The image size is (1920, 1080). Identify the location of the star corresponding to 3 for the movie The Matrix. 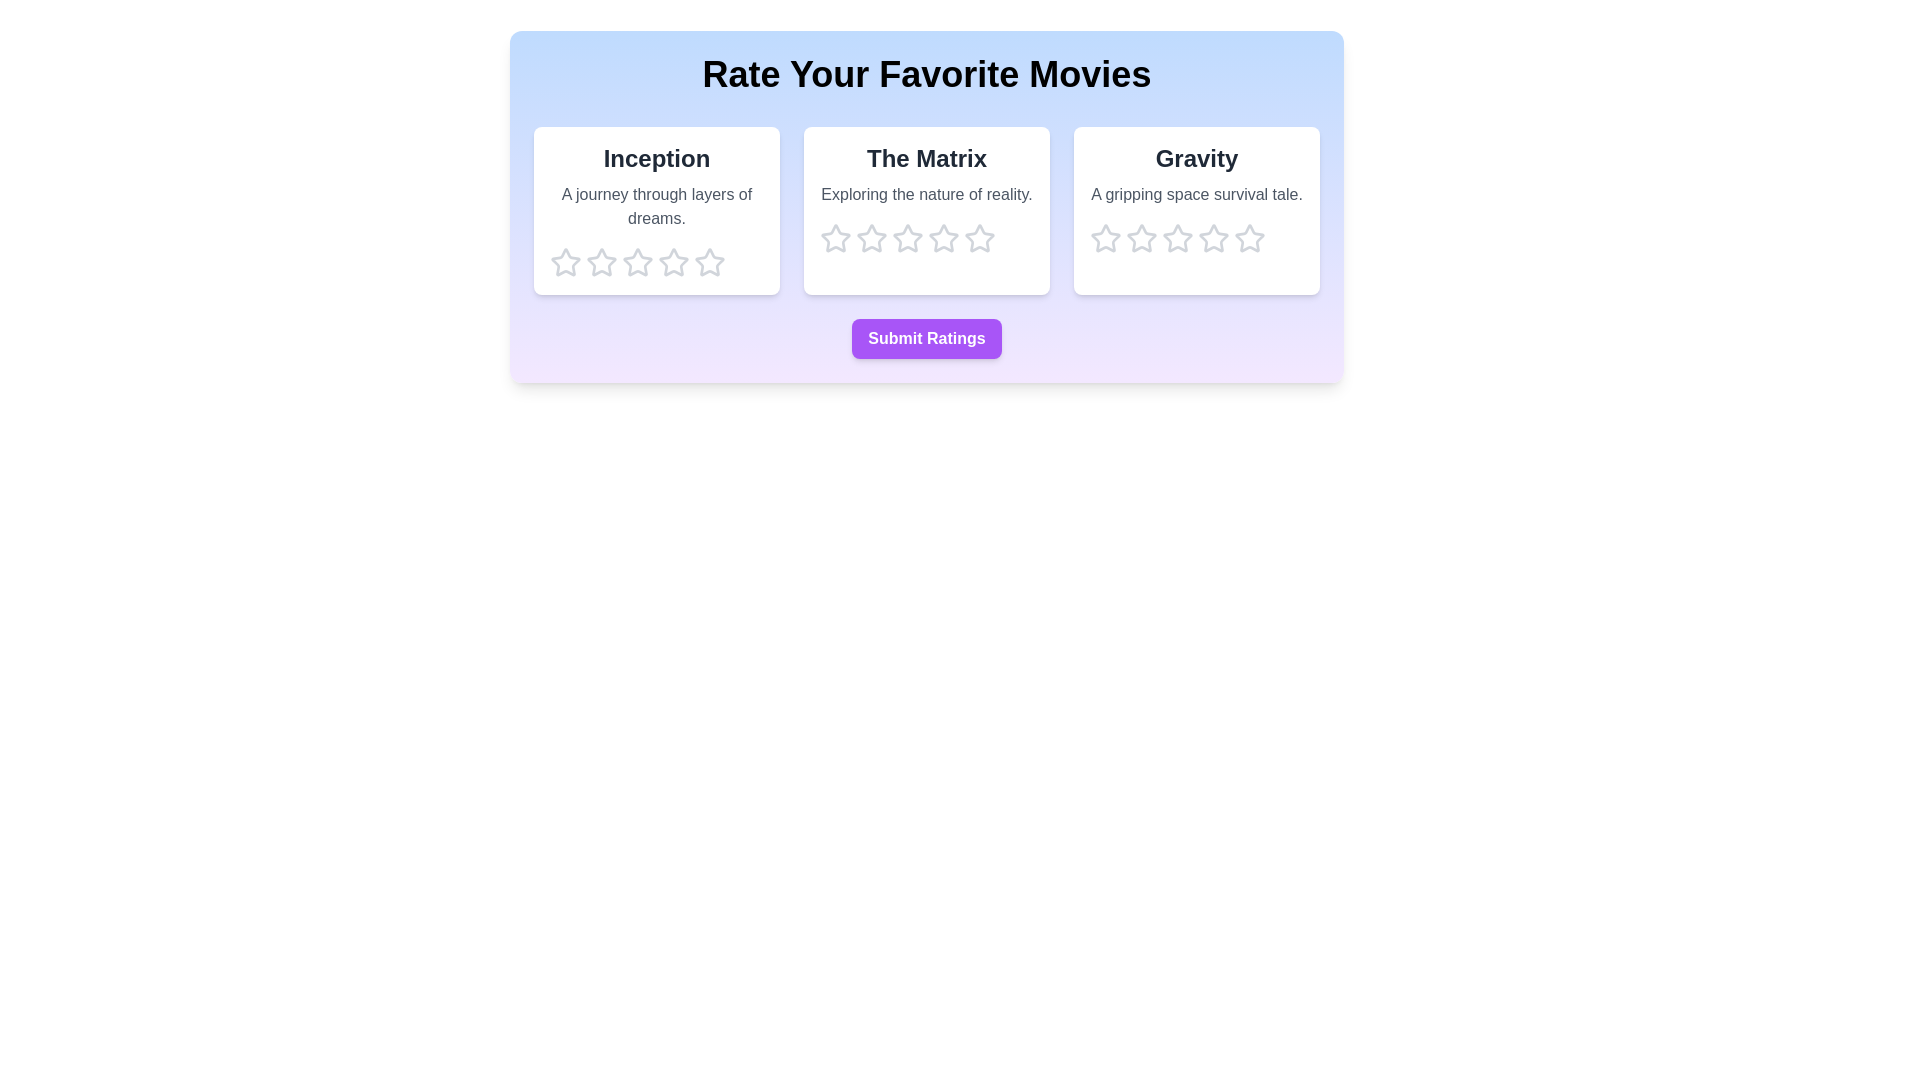
(906, 238).